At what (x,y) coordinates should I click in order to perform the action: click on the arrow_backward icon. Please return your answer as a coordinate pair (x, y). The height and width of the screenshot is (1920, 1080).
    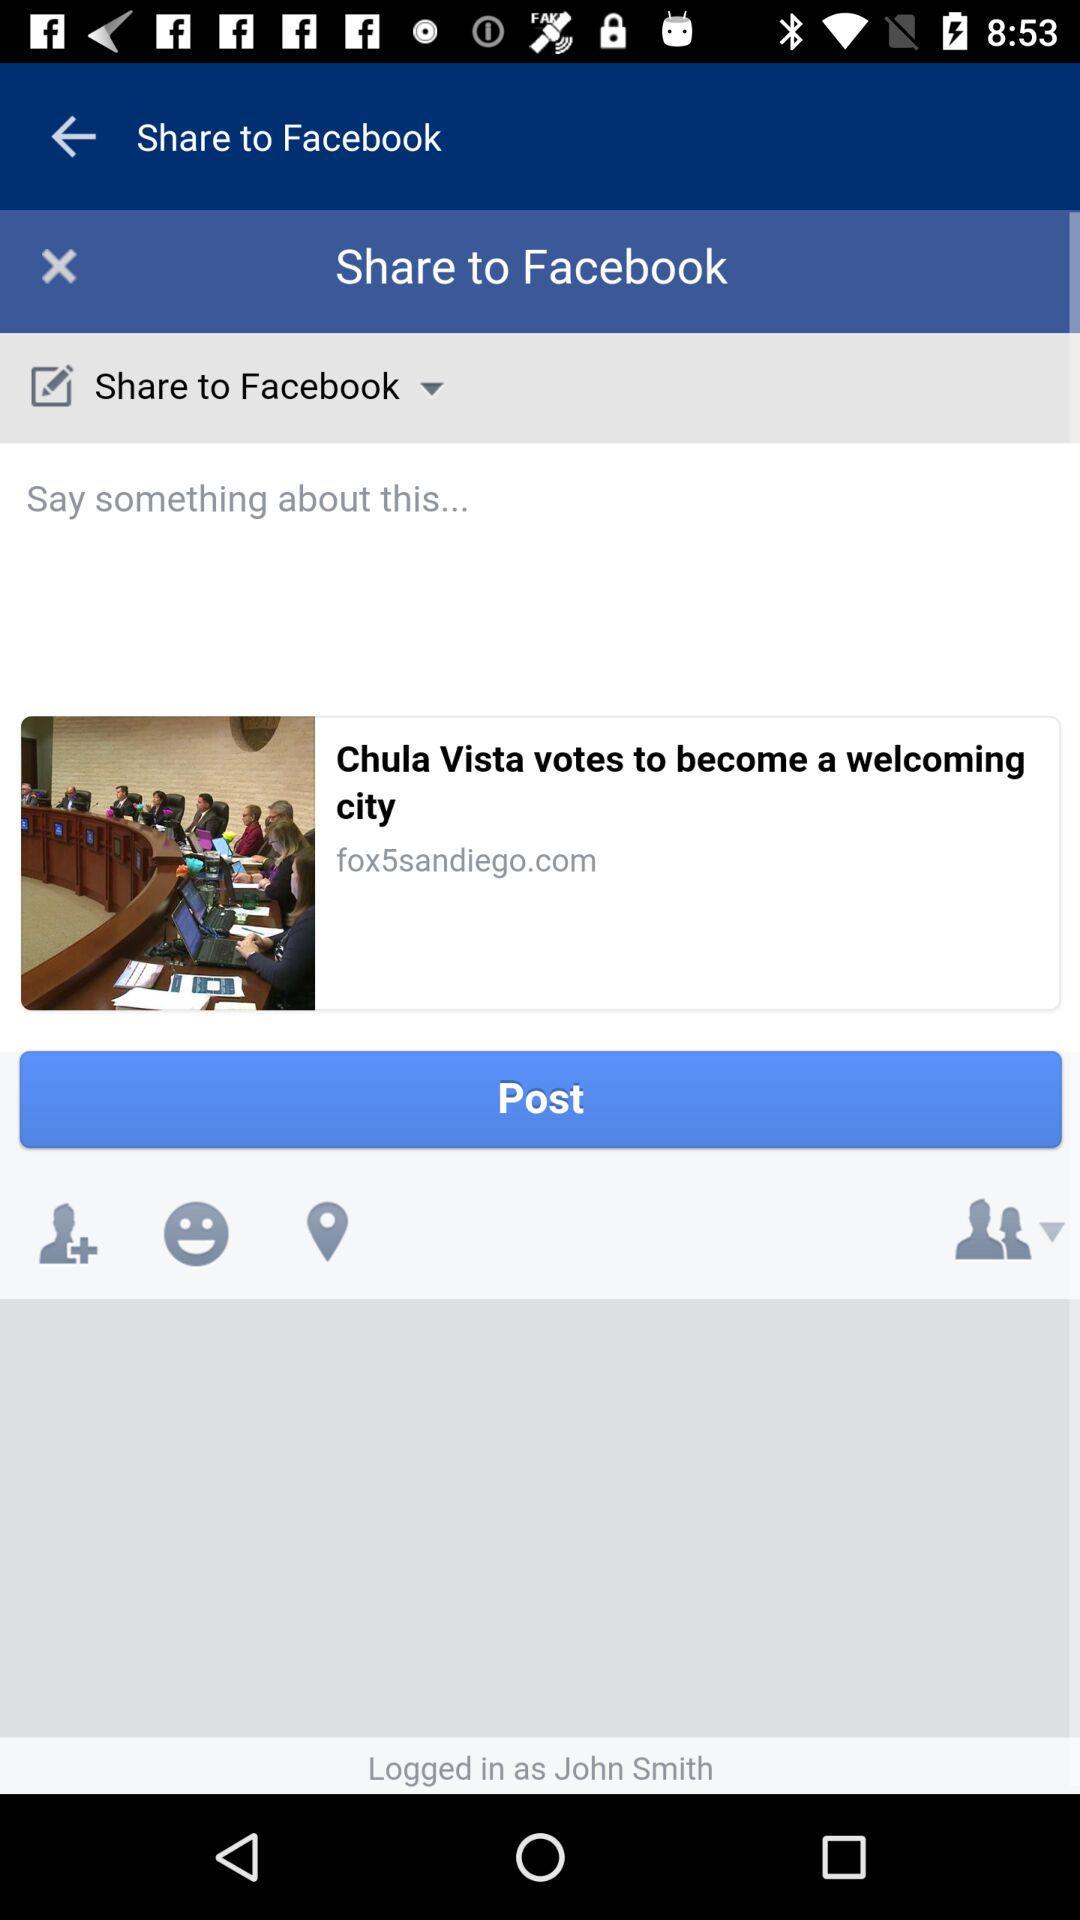
    Looking at the image, I should click on (72, 135).